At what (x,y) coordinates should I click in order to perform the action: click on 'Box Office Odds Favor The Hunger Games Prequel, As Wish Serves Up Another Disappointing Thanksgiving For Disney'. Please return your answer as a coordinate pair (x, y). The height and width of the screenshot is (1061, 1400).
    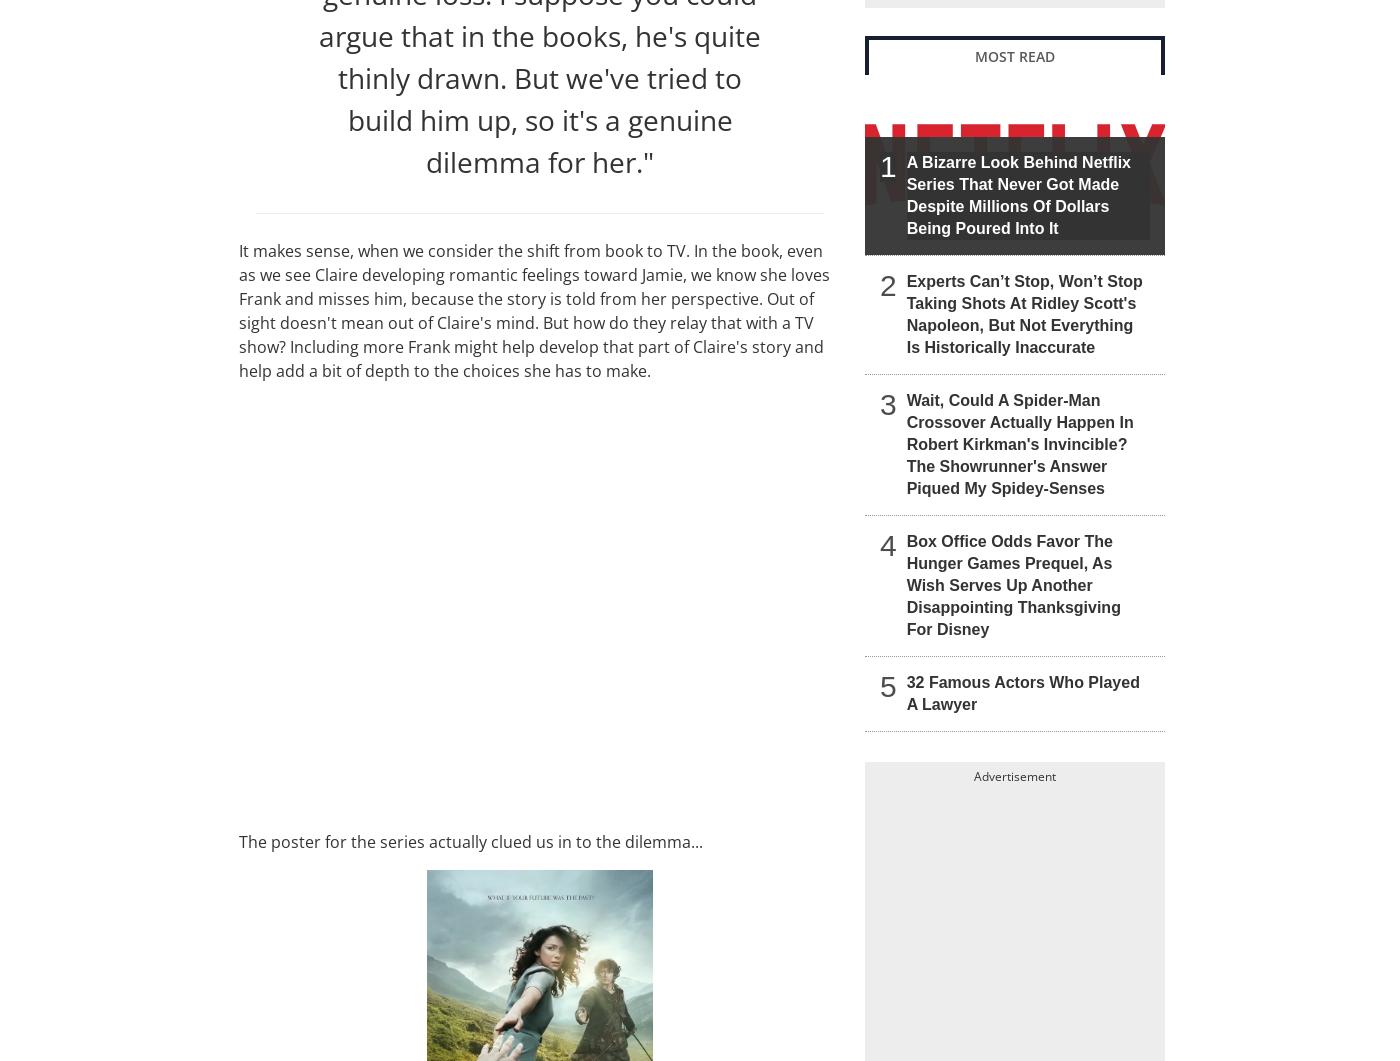
    Looking at the image, I should click on (1013, 583).